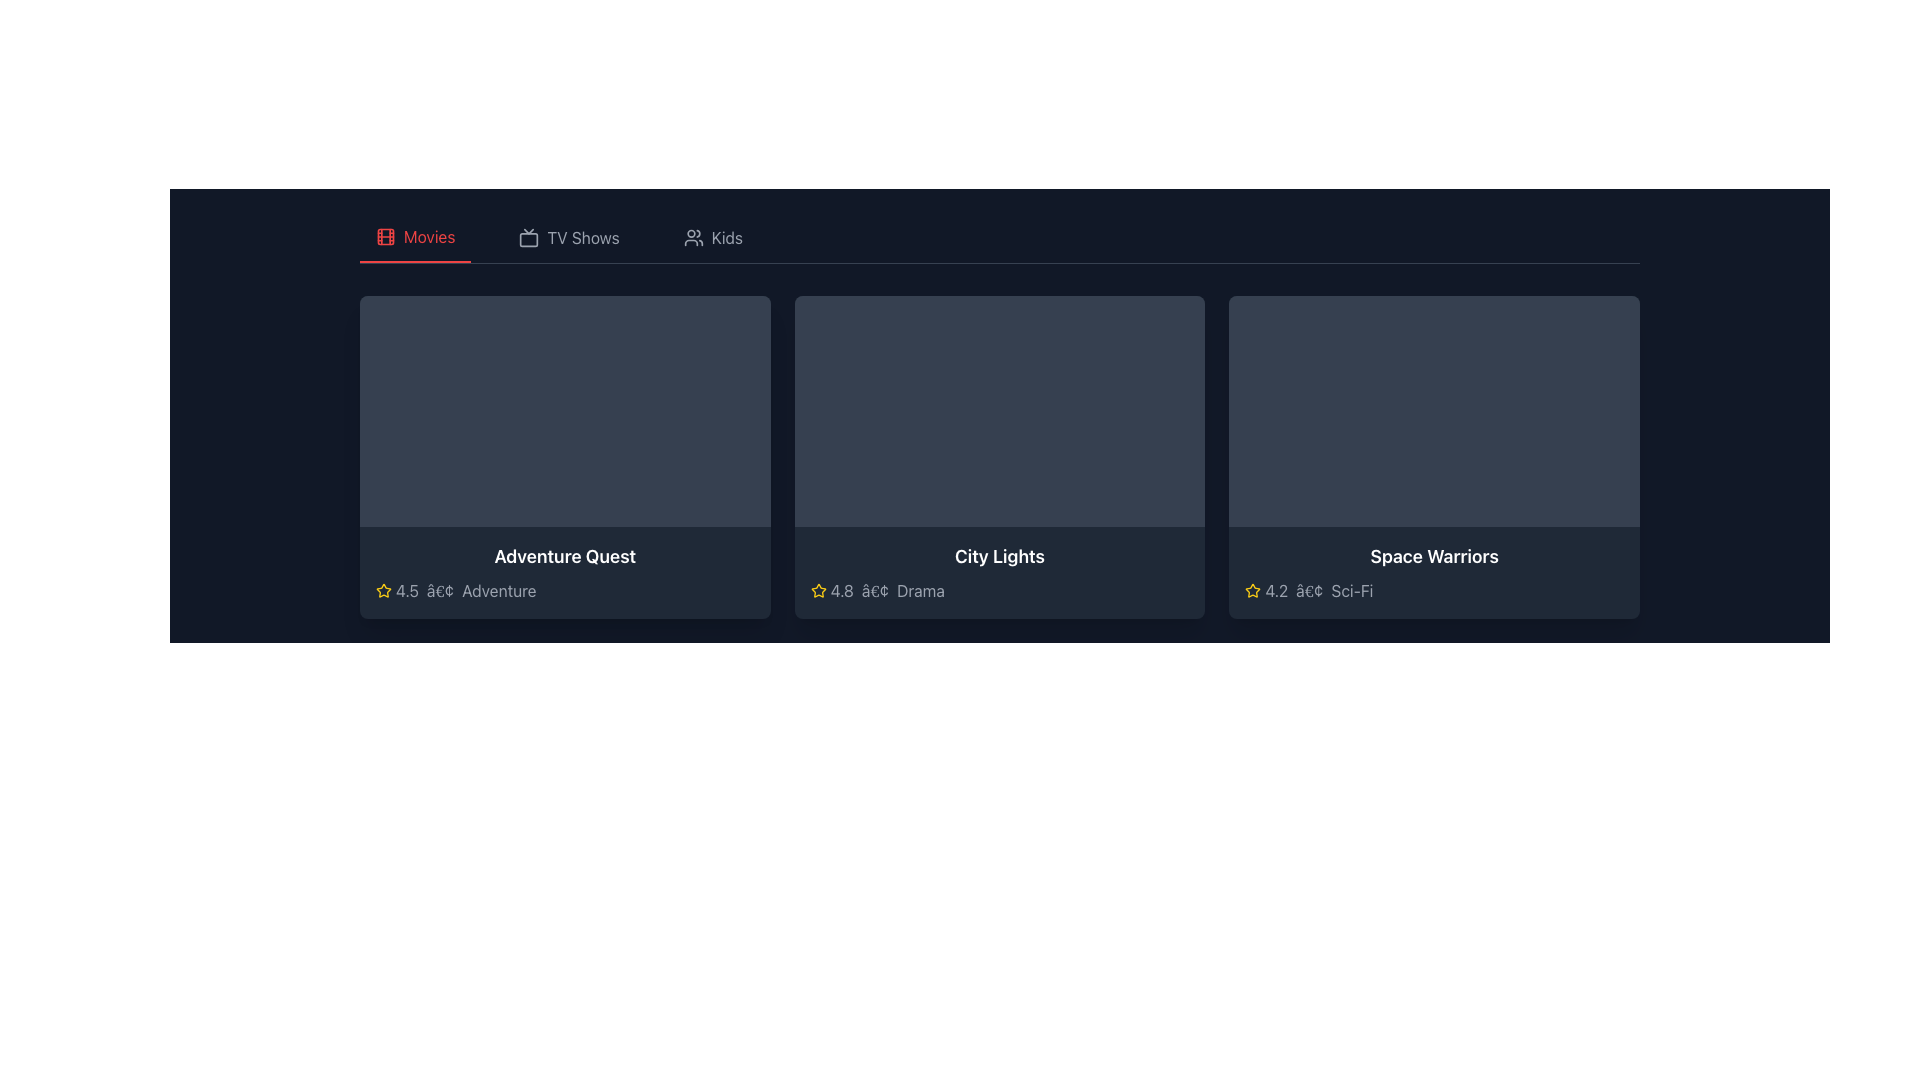 The image size is (1920, 1080). What do you see at coordinates (568, 237) in the screenshot?
I see `the 'TV Shows' button, which is a horizontal text button with a television icon on its left` at bounding box center [568, 237].